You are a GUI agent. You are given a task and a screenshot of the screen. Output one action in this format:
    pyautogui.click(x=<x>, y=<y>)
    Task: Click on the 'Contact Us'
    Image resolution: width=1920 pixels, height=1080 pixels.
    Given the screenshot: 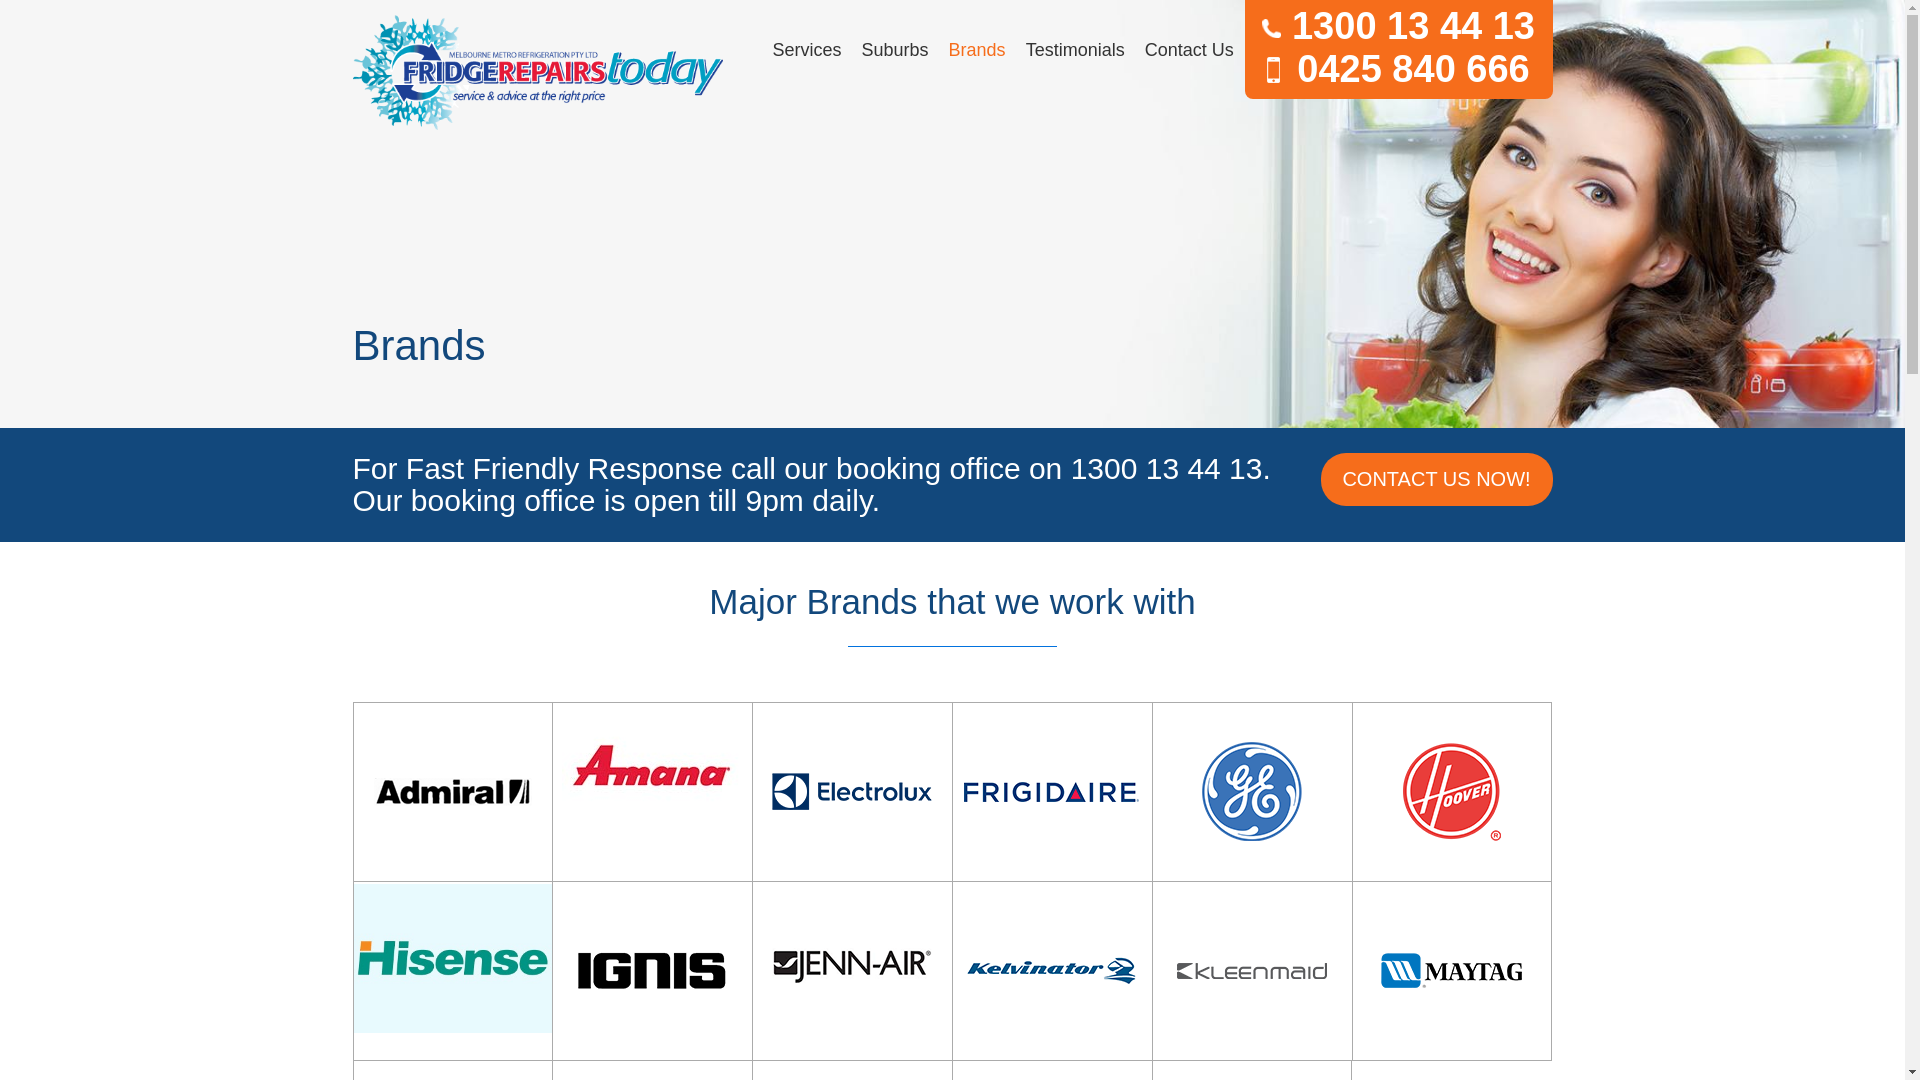 What is the action you would take?
    pyautogui.click(x=1134, y=49)
    